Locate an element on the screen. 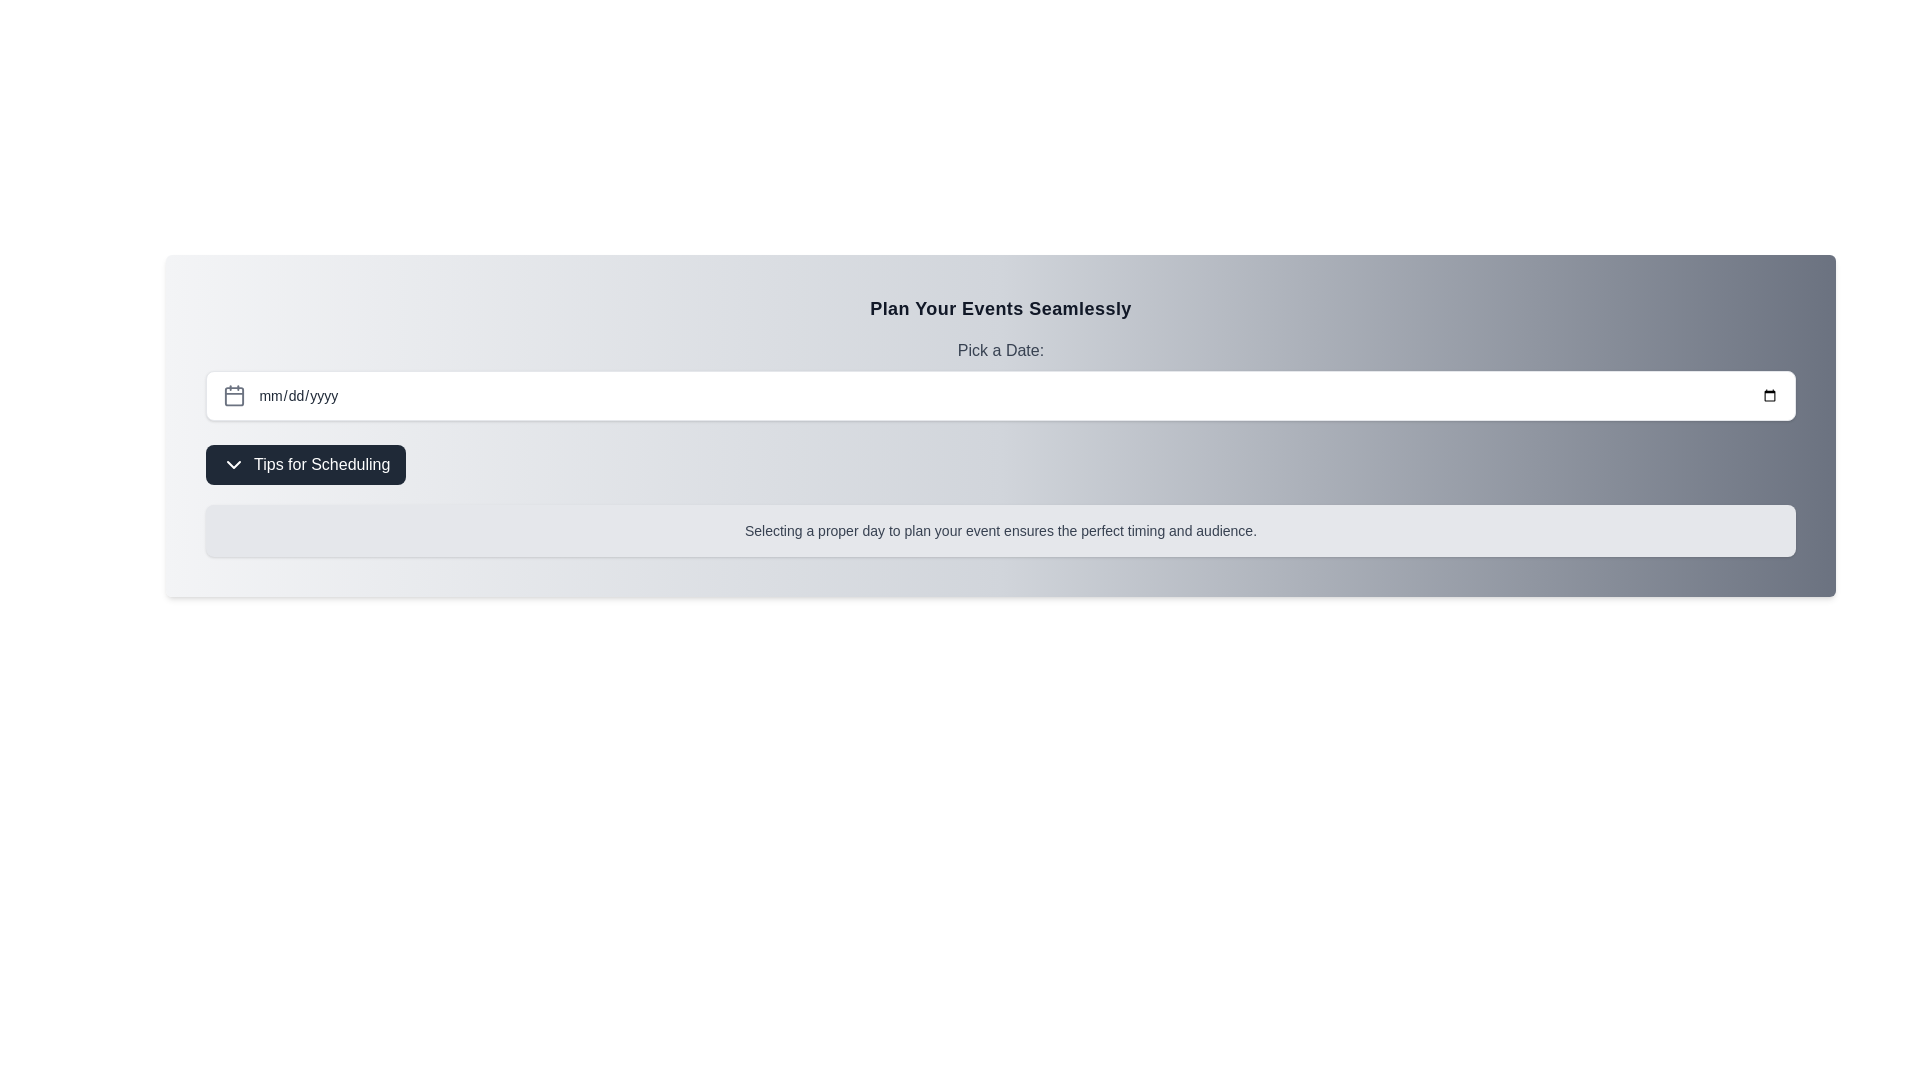 This screenshot has height=1080, width=1920. the Informational Text located beneath the 'Tips for Scheduling' button in the 'Plan Your Events Seamlessly' section, which has a gray background and rounded borders, displaying the message: 'Selecting a proper day to plan your event ensures the perfect timing and audience.' is located at coordinates (1001, 530).